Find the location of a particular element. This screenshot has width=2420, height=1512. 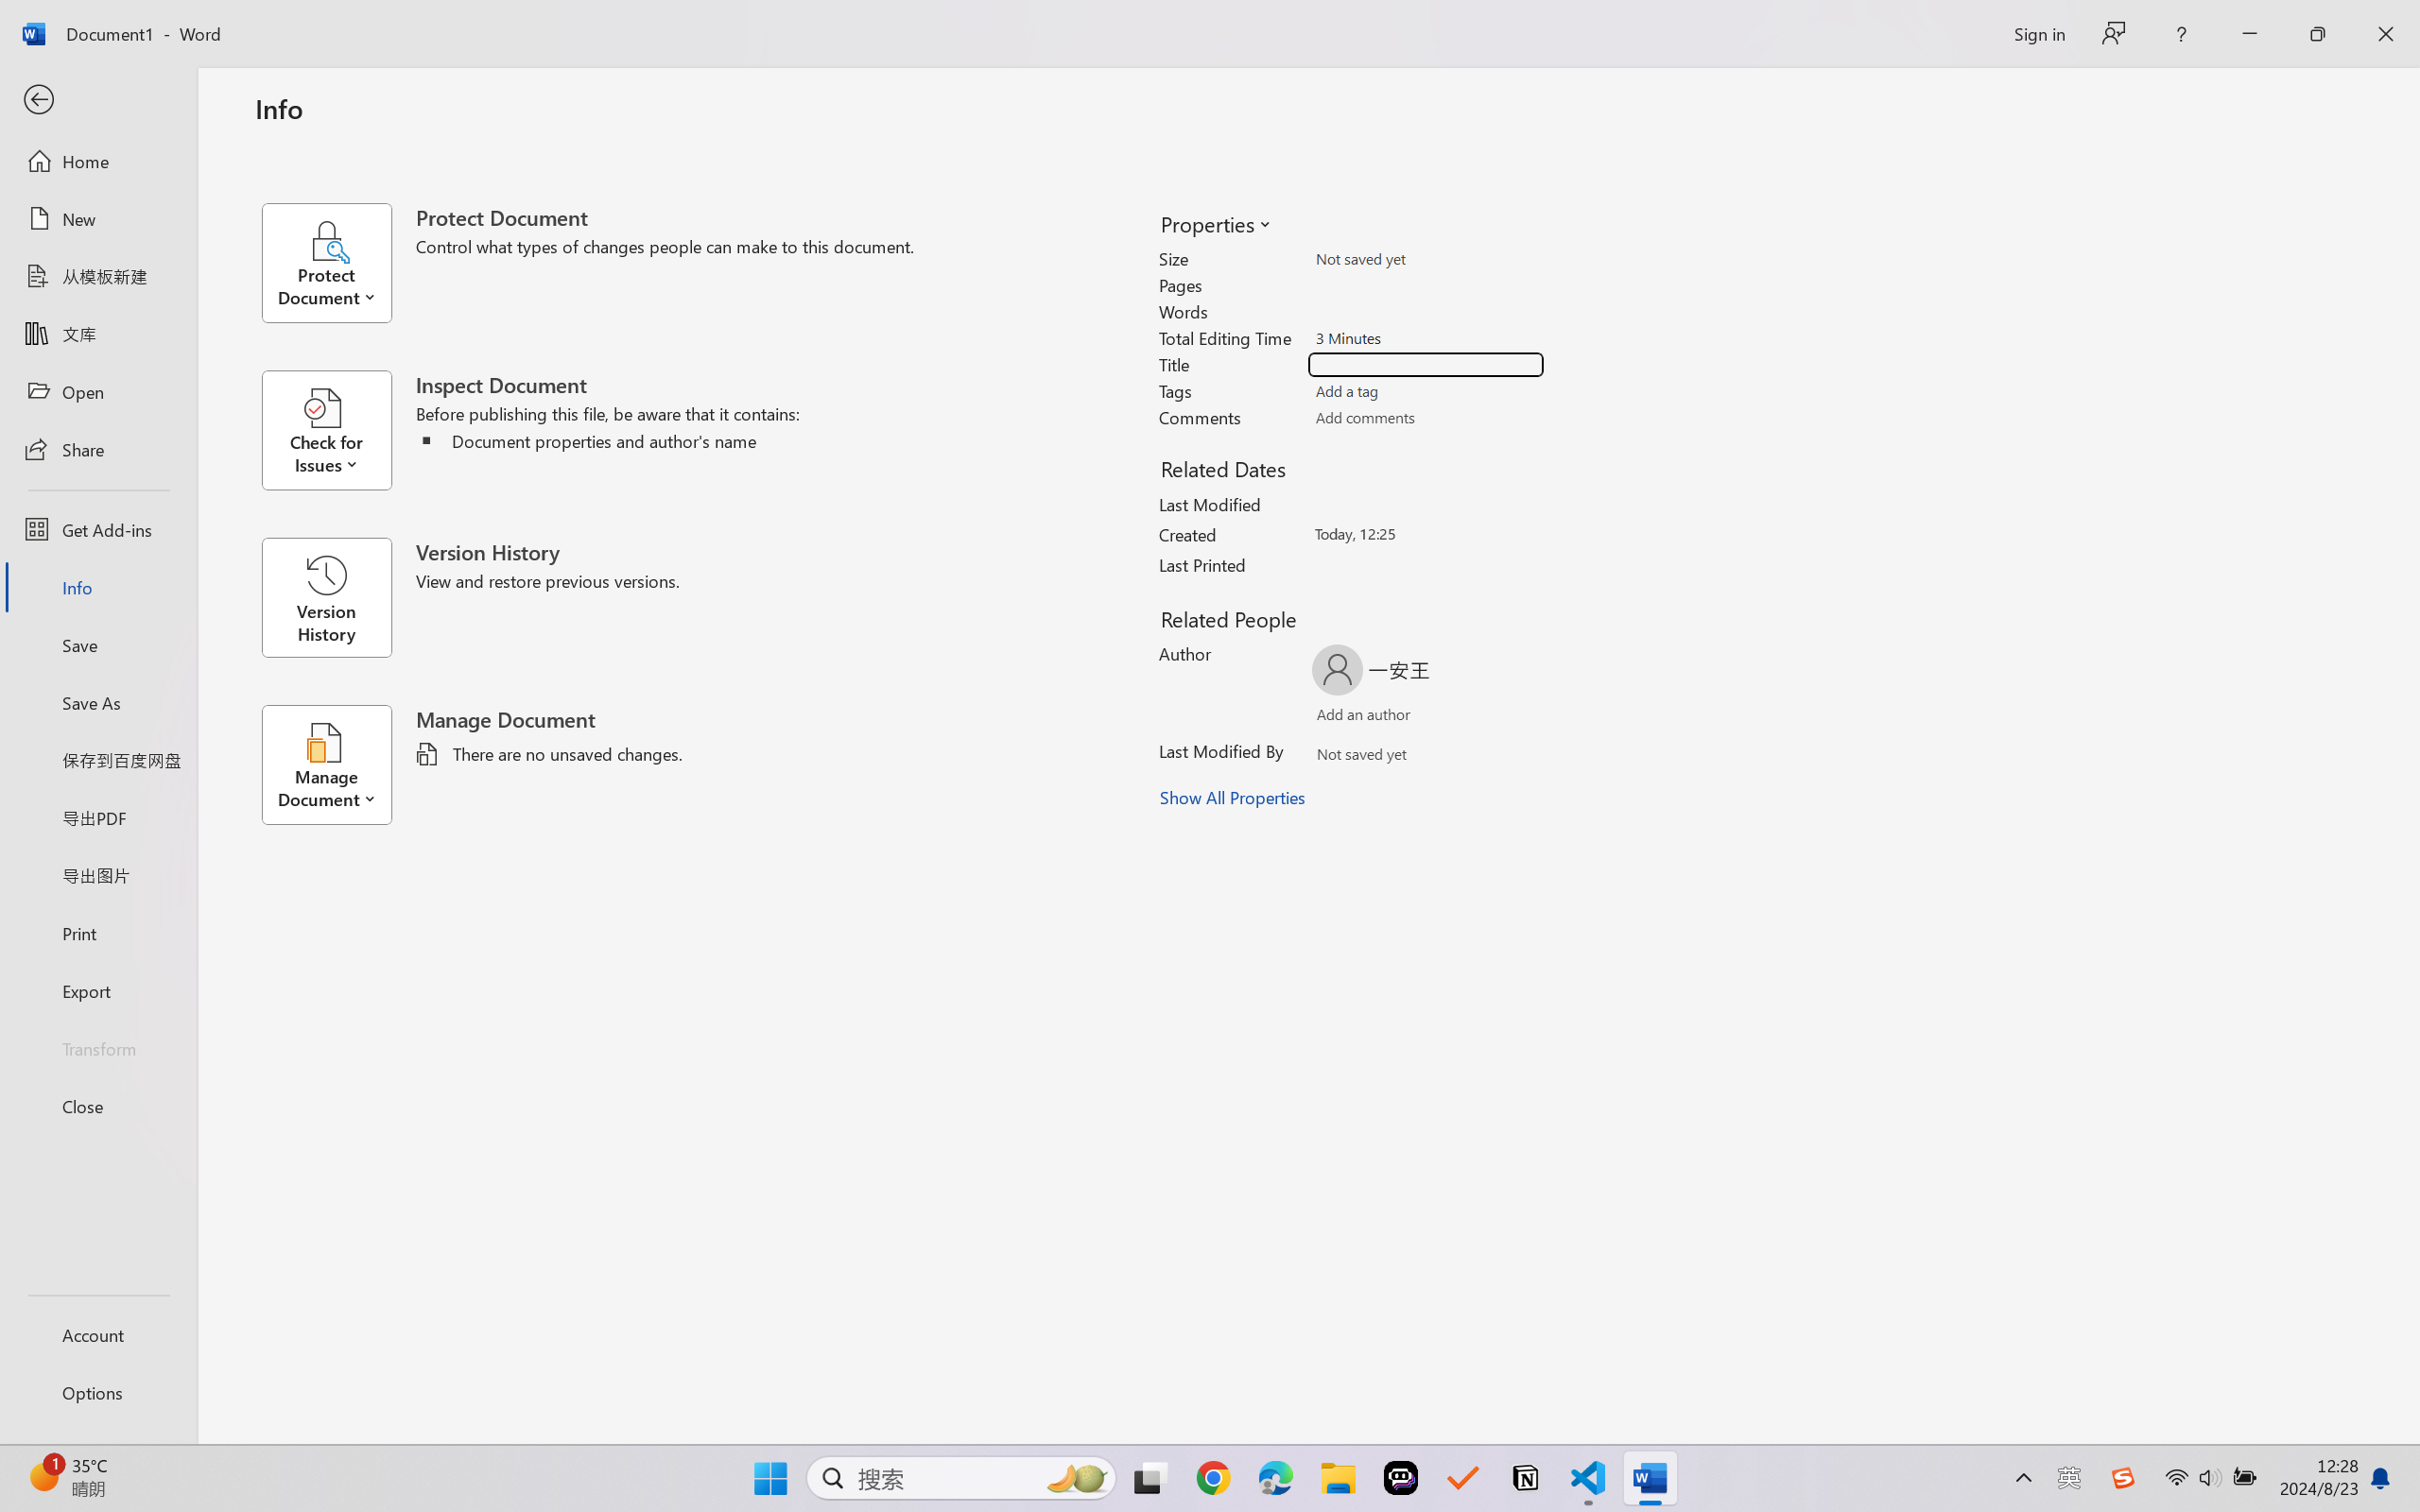

'Export' is located at coordinates (97, 989).